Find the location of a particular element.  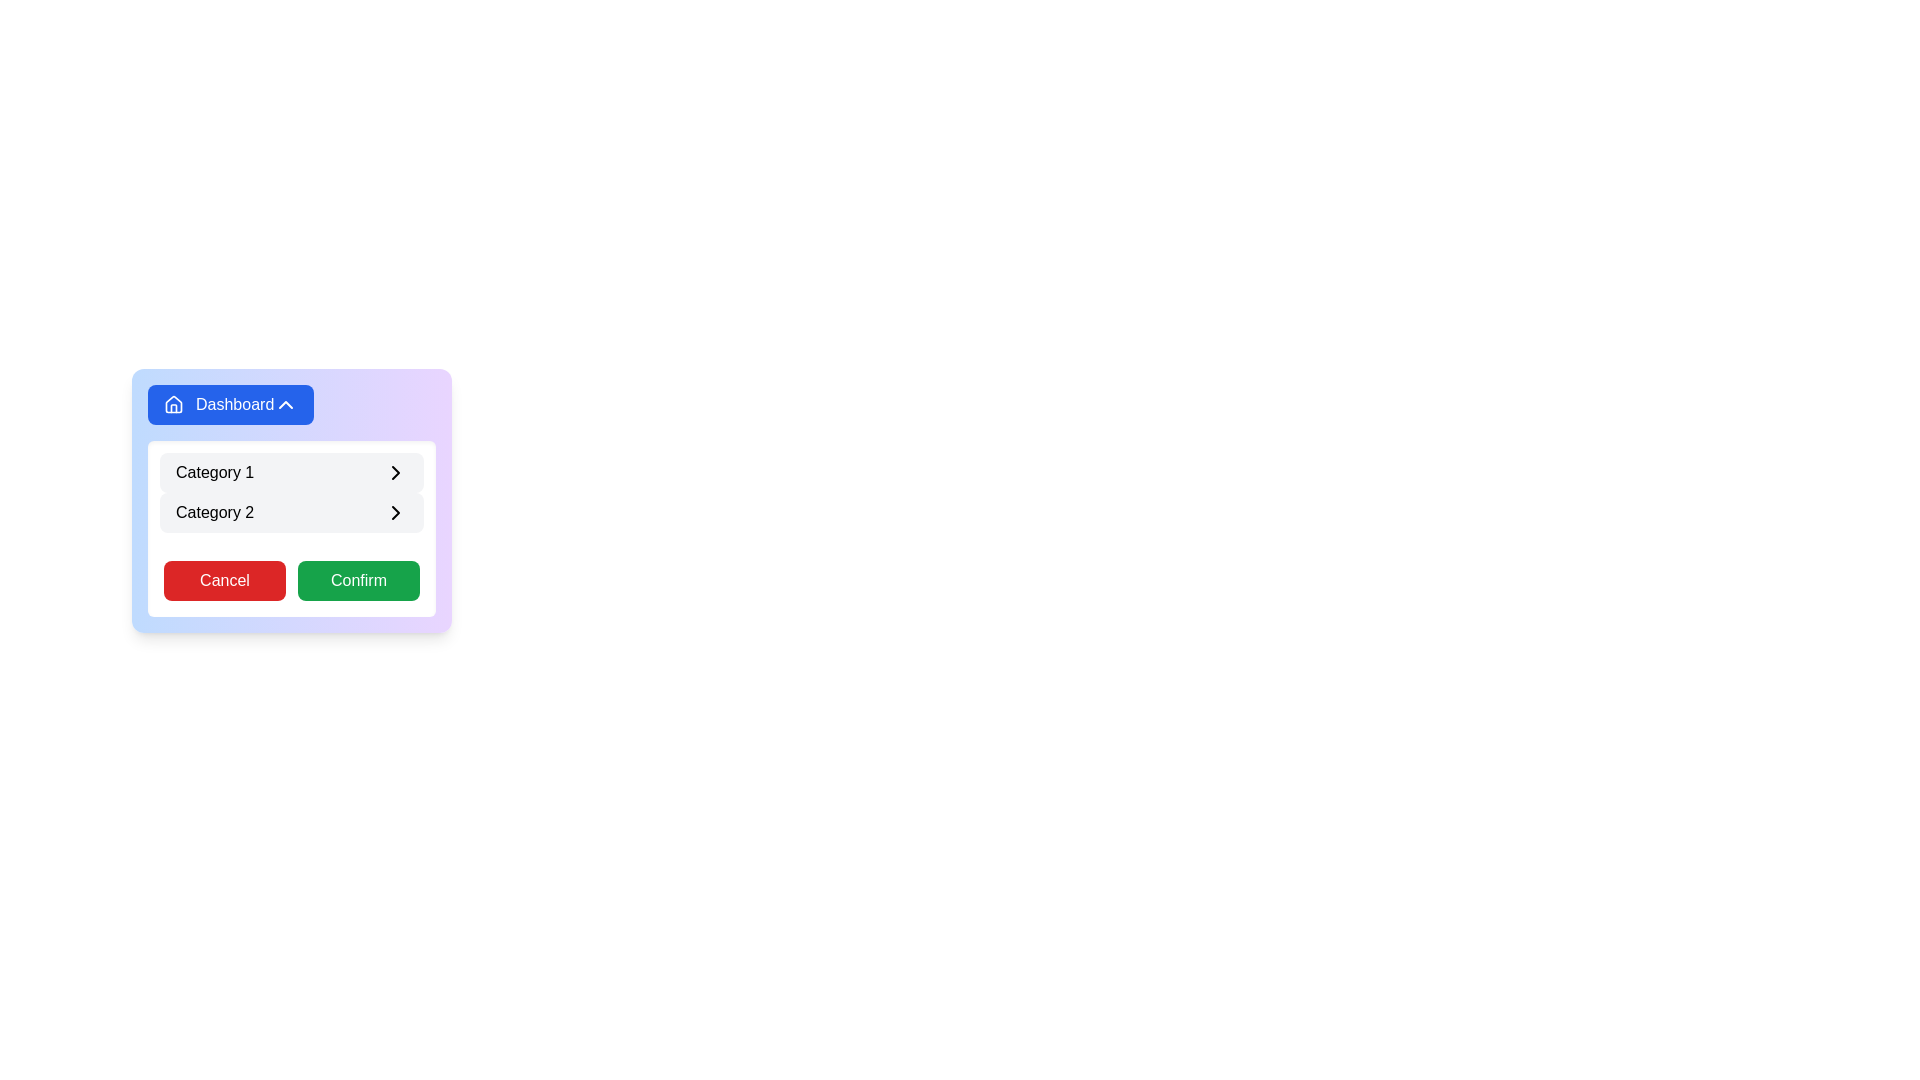

the upward-pointing chevron icon with a smooth, modern appearance, located at the rightmost side of the 'Dashboard' button is located at coordinates (285, 405).